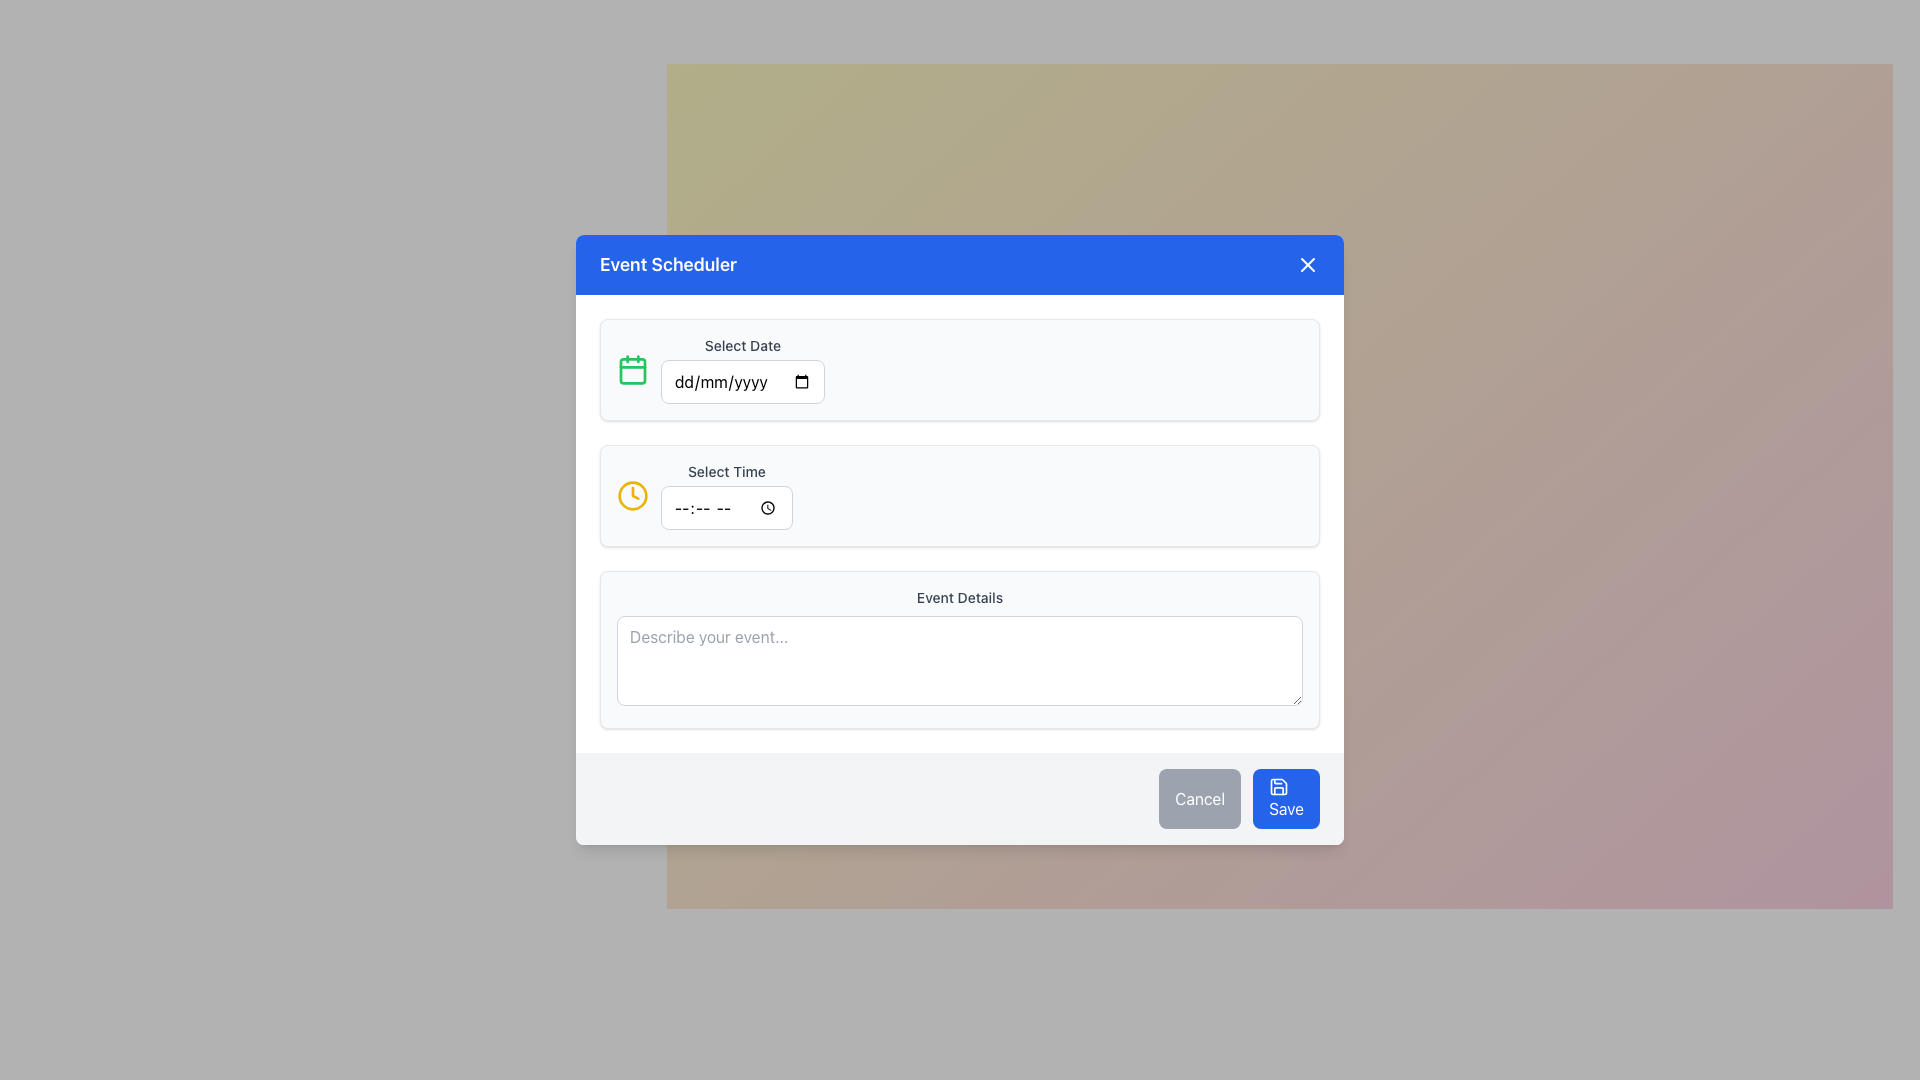 The image size is (1920, 1080). What do you see at coordinates (632, 370) in the screenshot?
I see `the calendar icon with a green outline located at the top left of the 'Select Date' field group, which is to the left of the 'dd/mm/yyyy' input box` at bounding box center [632, 370].